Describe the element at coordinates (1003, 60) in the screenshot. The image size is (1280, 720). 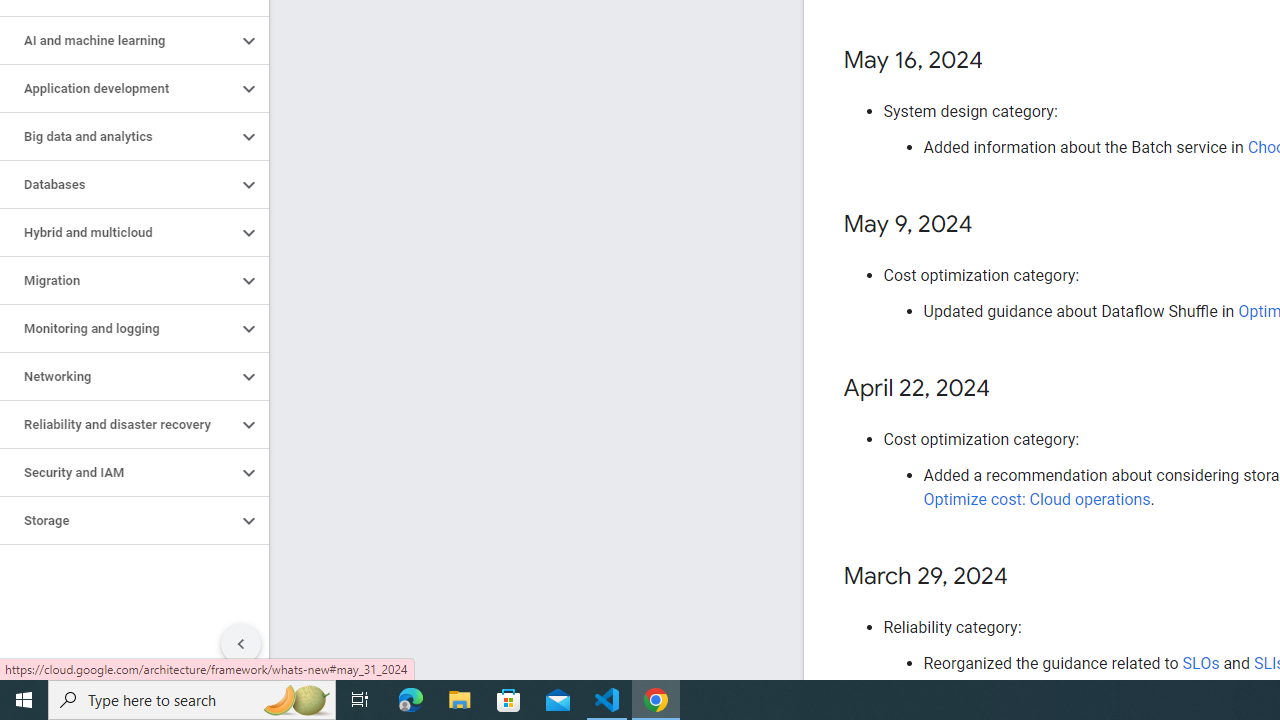
I see `'Copy link to this section: May 16, 2024'` at that location.